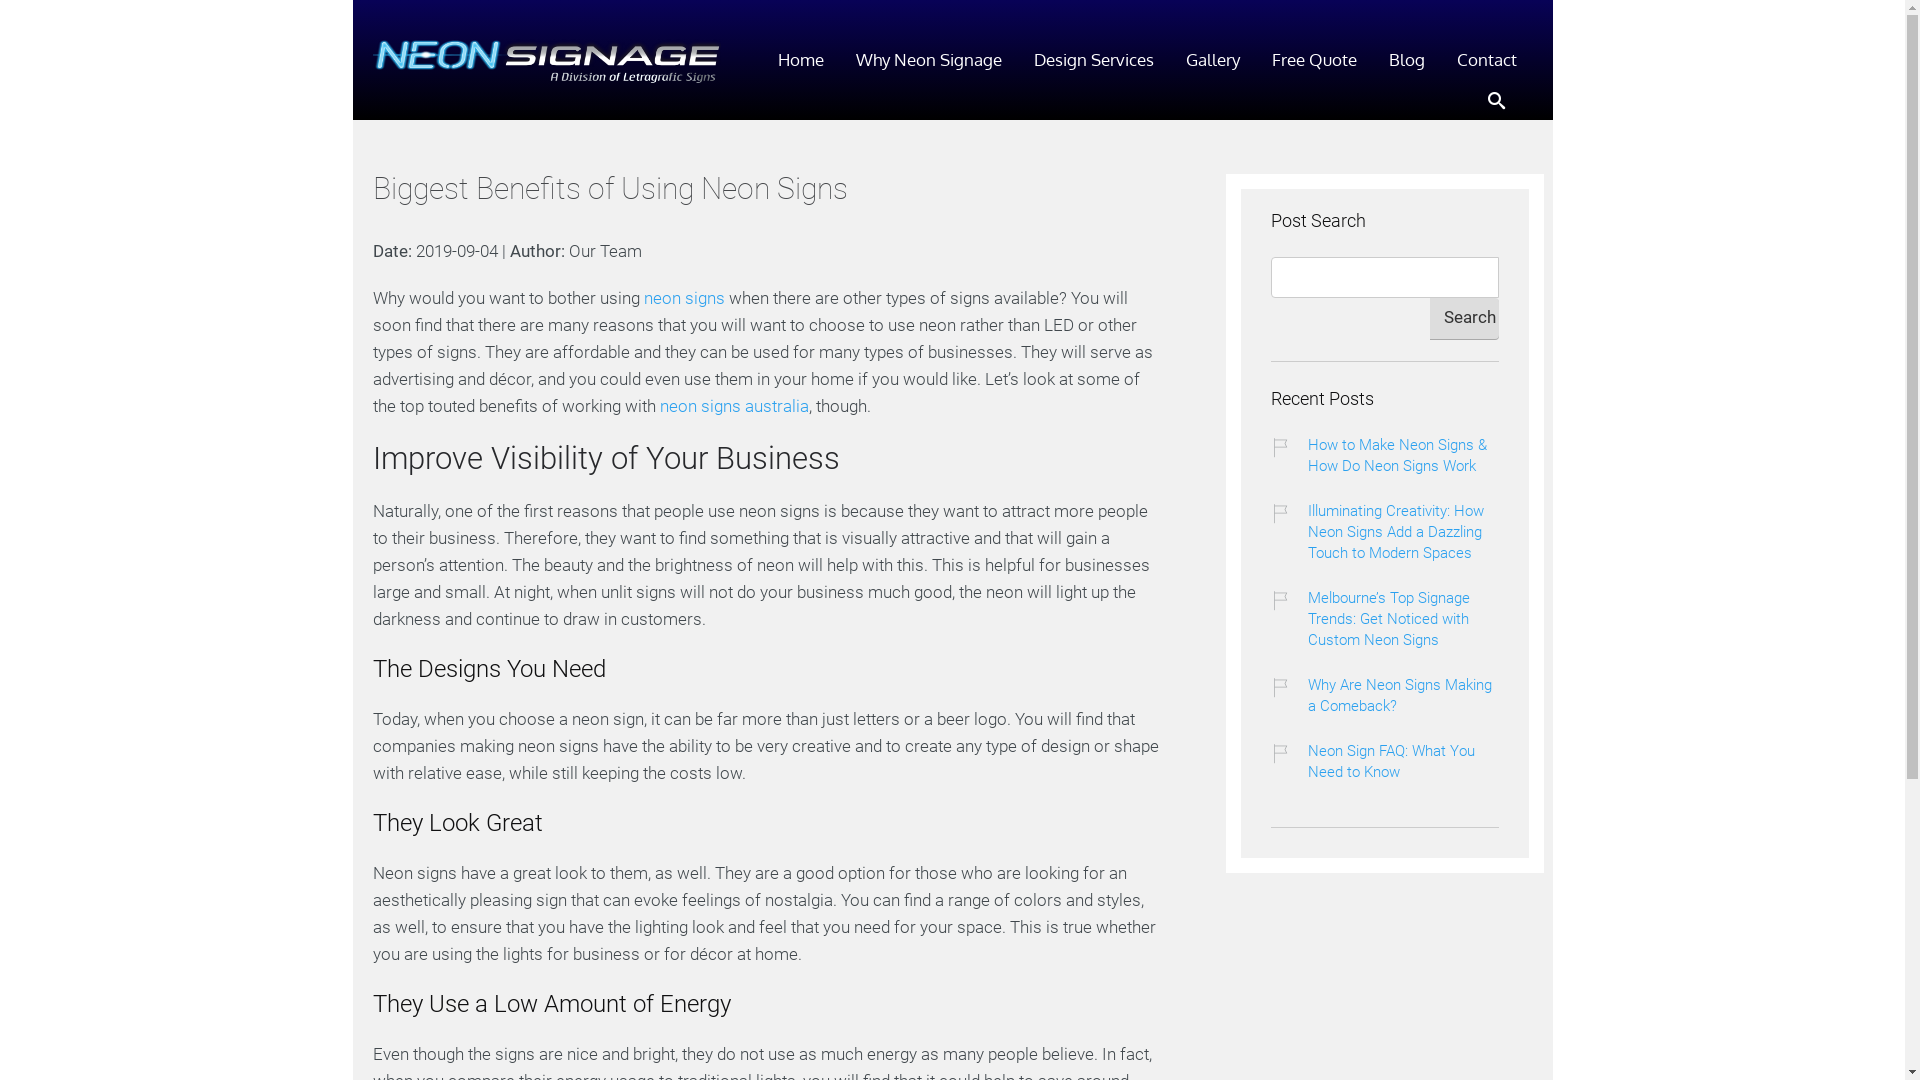  What do you see at coordinates (1093, 59) in the screenshot?
I see `'Design Services'` at bounding box center [1093, 59].